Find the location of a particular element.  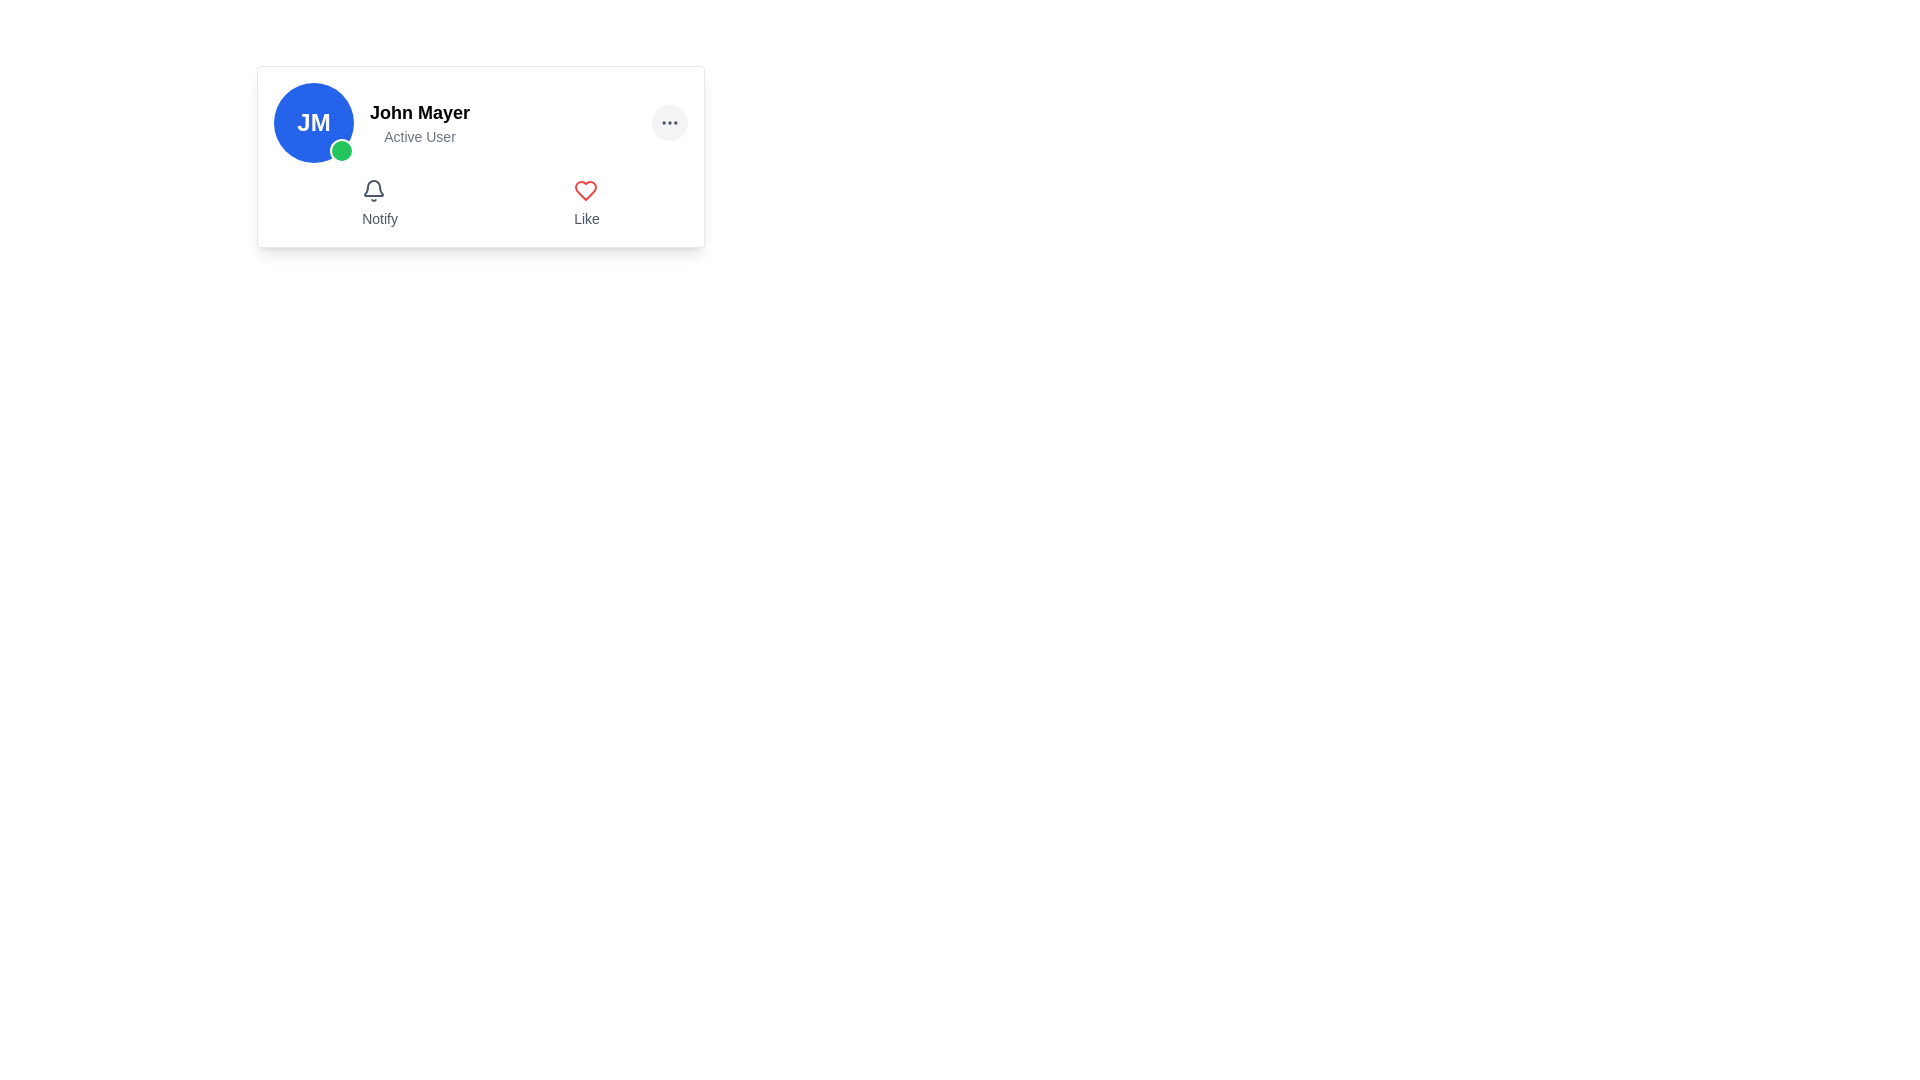

text content of the user profile information displayed in the text component, which includes the name 'John Mayer' and the status 'Active User' located within the card layout to the right of the circular avatar is located at coordinates (419, 123).